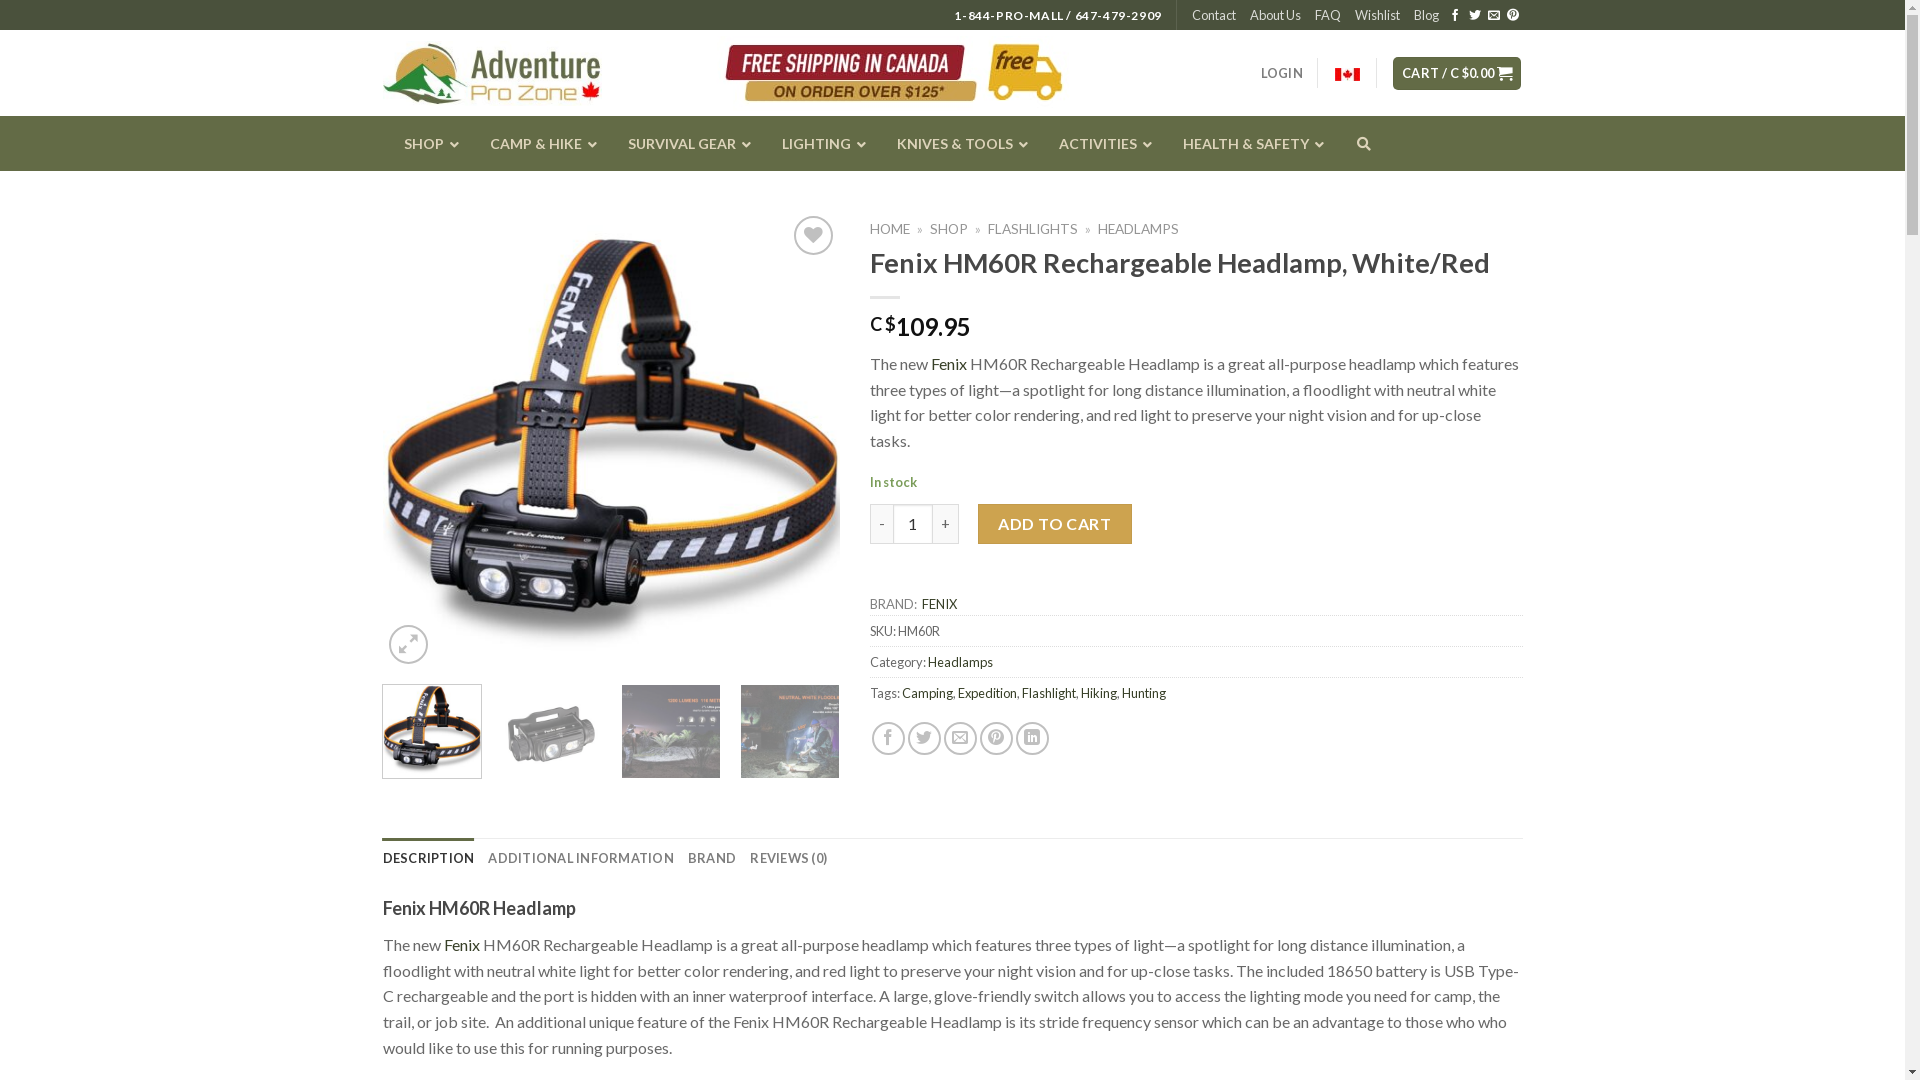 The width and height of the screenshot is (1920, 1080). I want to click on 'Zoom', so click(407, 644).